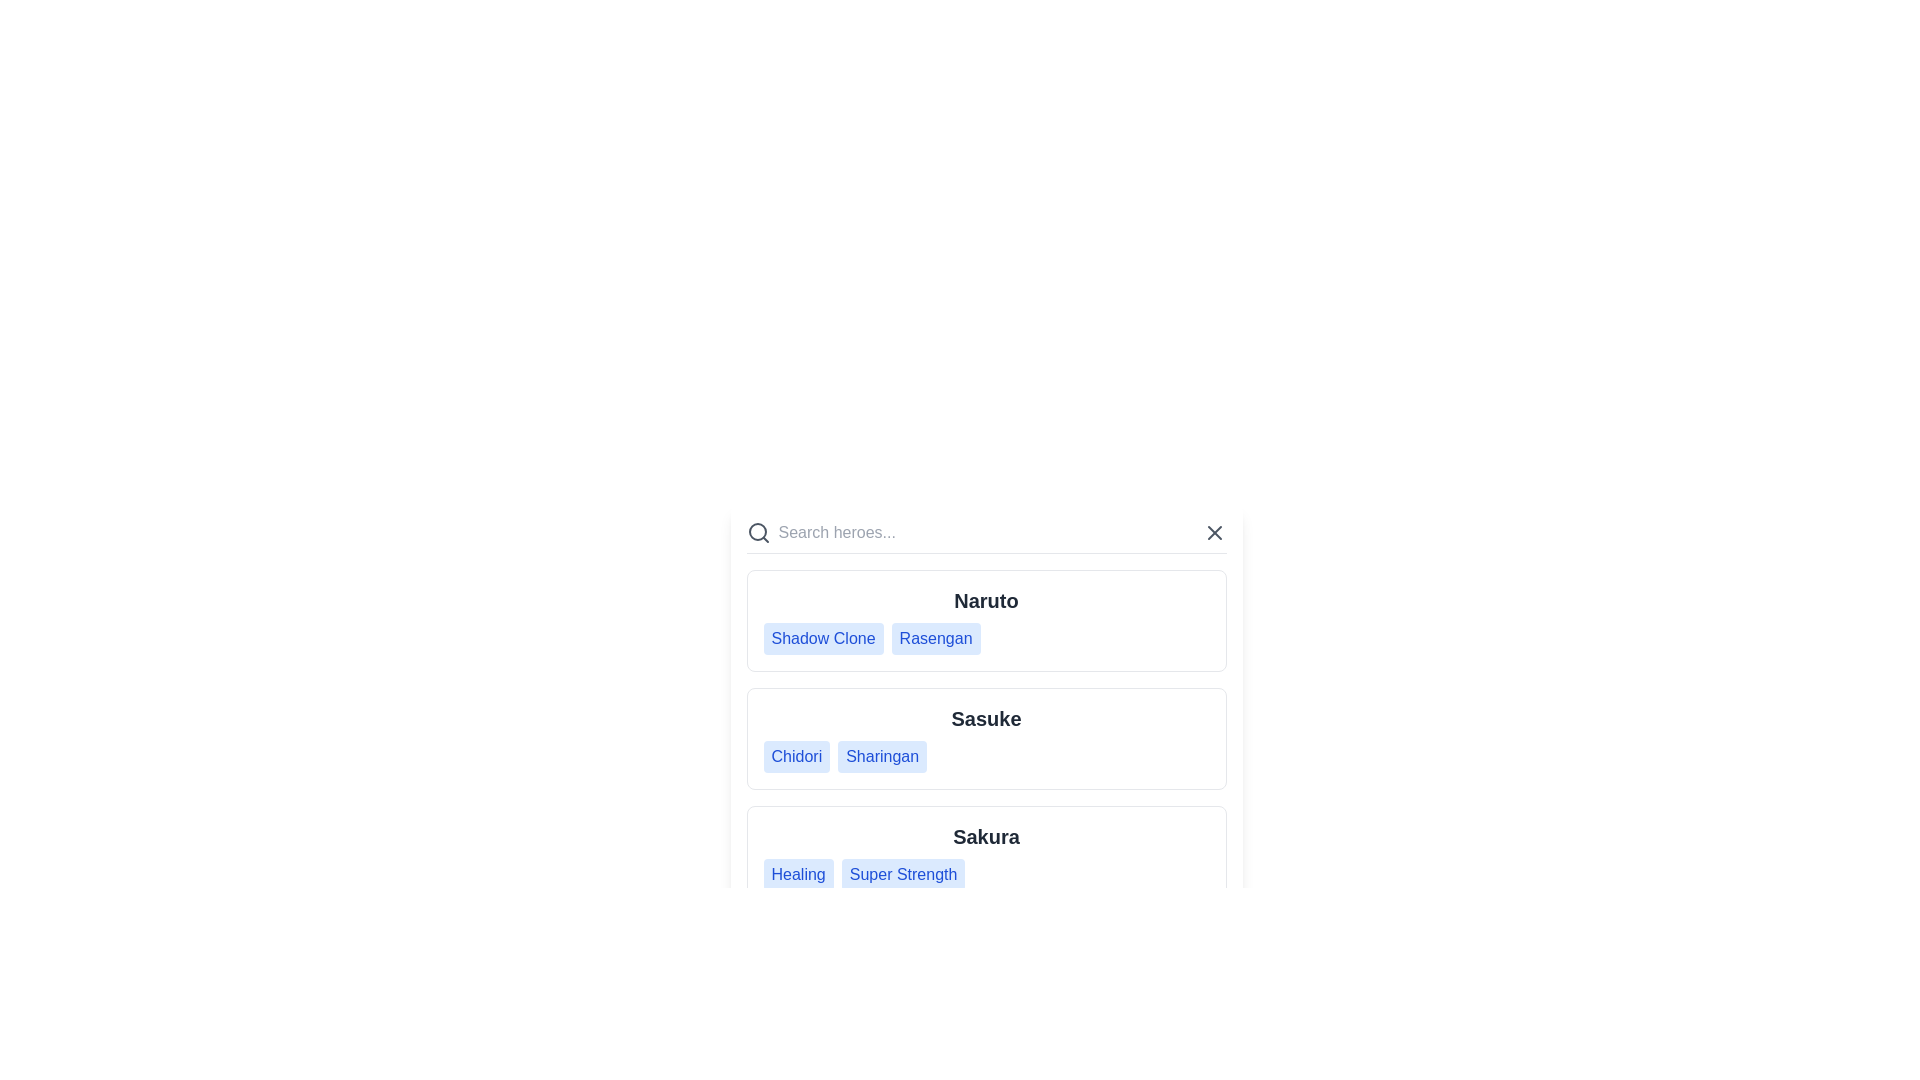  What do you see at coordinates (823, 639) in the screenshot?
I see `the button labeled 'Shadow Clone', which is the first selectable option under the title 'Naruto'` at bounding box center [823, 639].